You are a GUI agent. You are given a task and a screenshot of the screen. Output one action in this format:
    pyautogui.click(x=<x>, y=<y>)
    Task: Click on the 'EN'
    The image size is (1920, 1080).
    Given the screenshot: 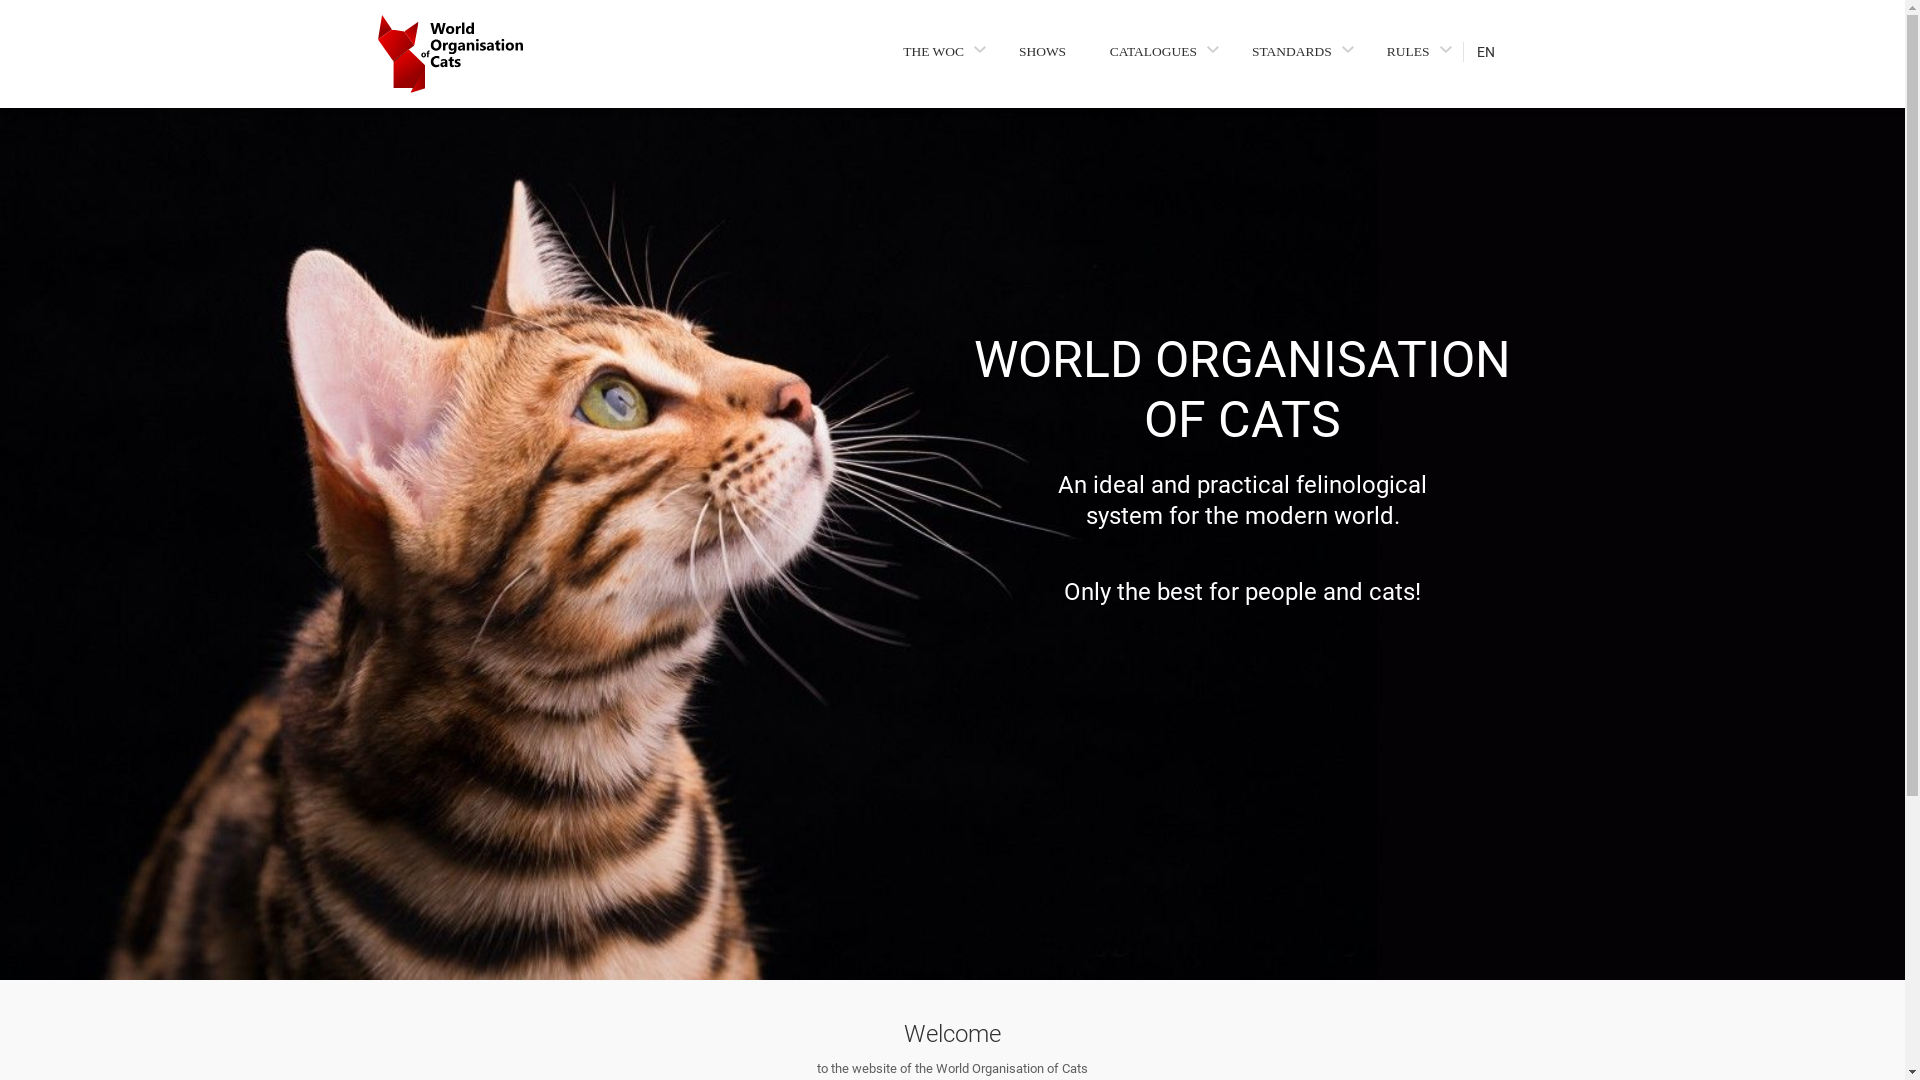 What is the action you would take?
    pyautogui.click(x=1494, y=50)
    